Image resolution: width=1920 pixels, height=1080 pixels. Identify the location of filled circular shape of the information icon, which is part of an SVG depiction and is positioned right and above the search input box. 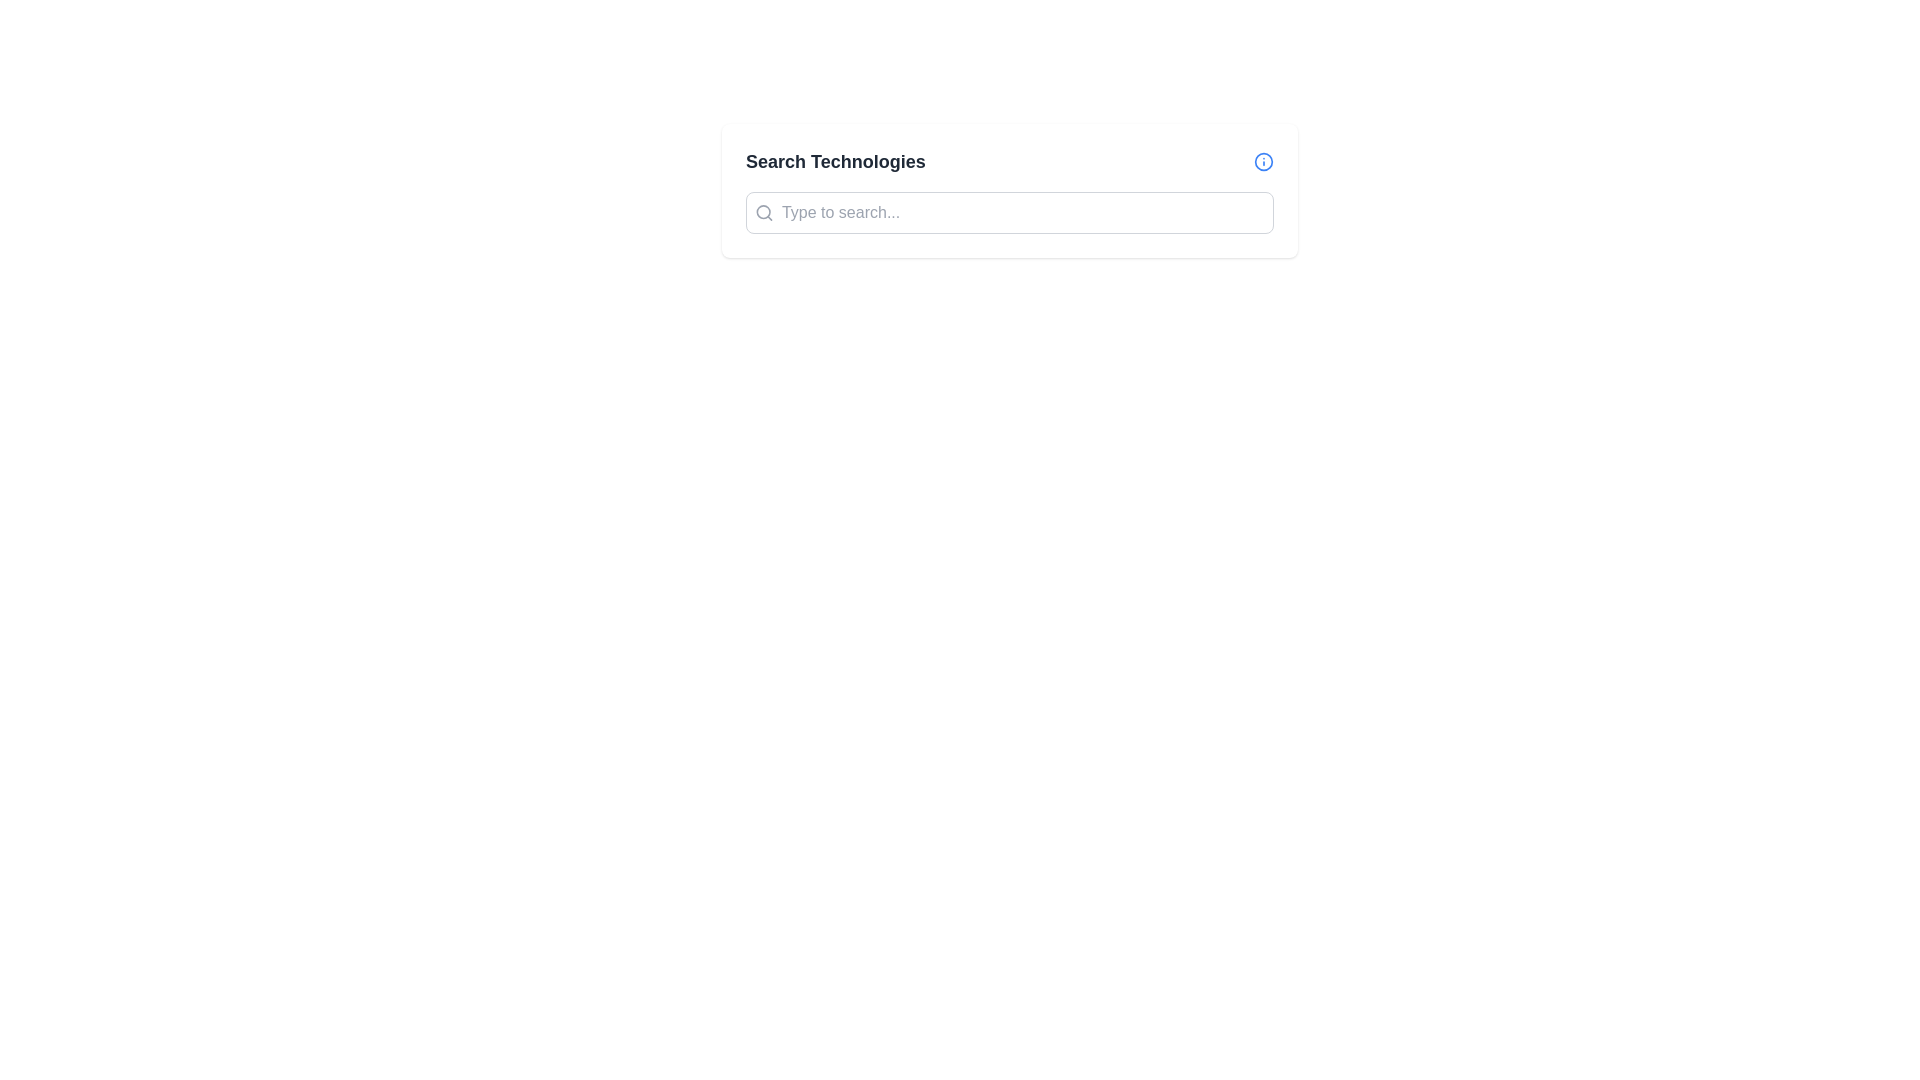
(1262, 161).